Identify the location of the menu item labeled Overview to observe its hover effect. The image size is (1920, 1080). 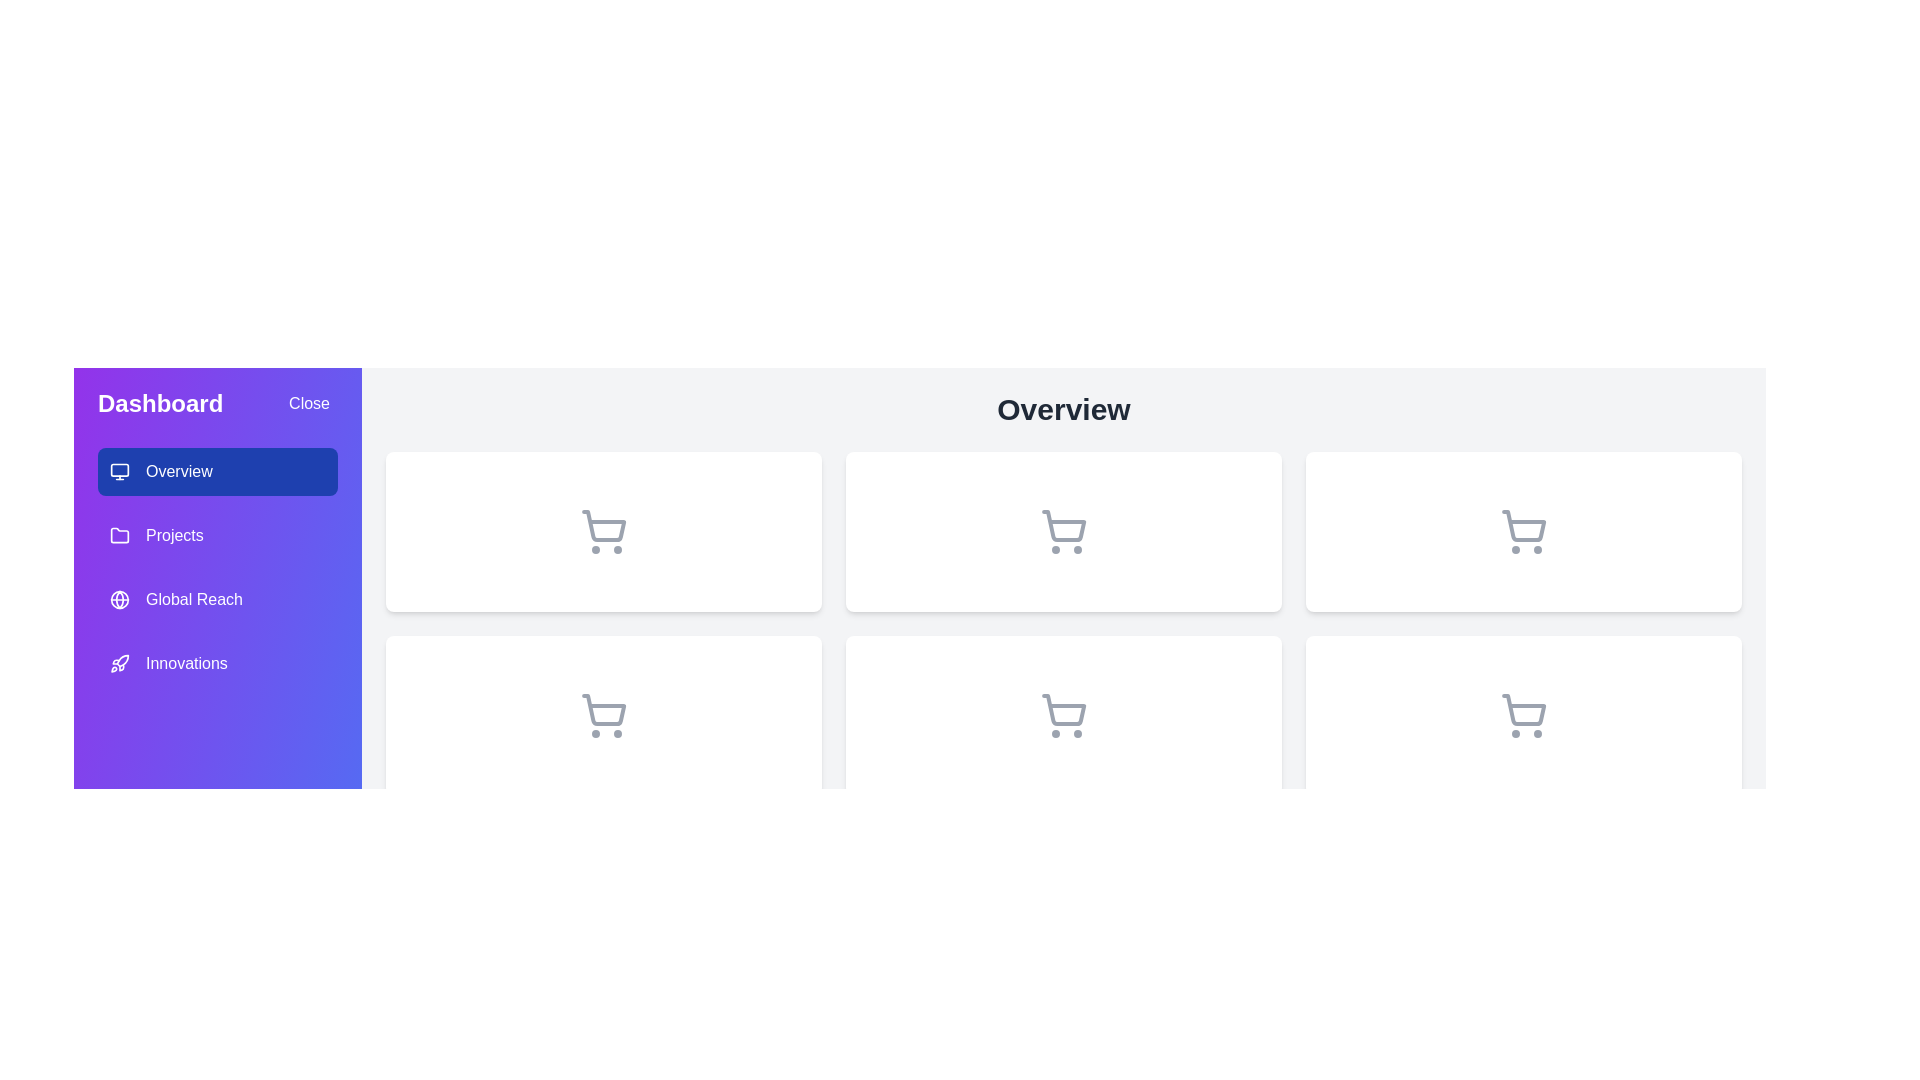
(217, 471).